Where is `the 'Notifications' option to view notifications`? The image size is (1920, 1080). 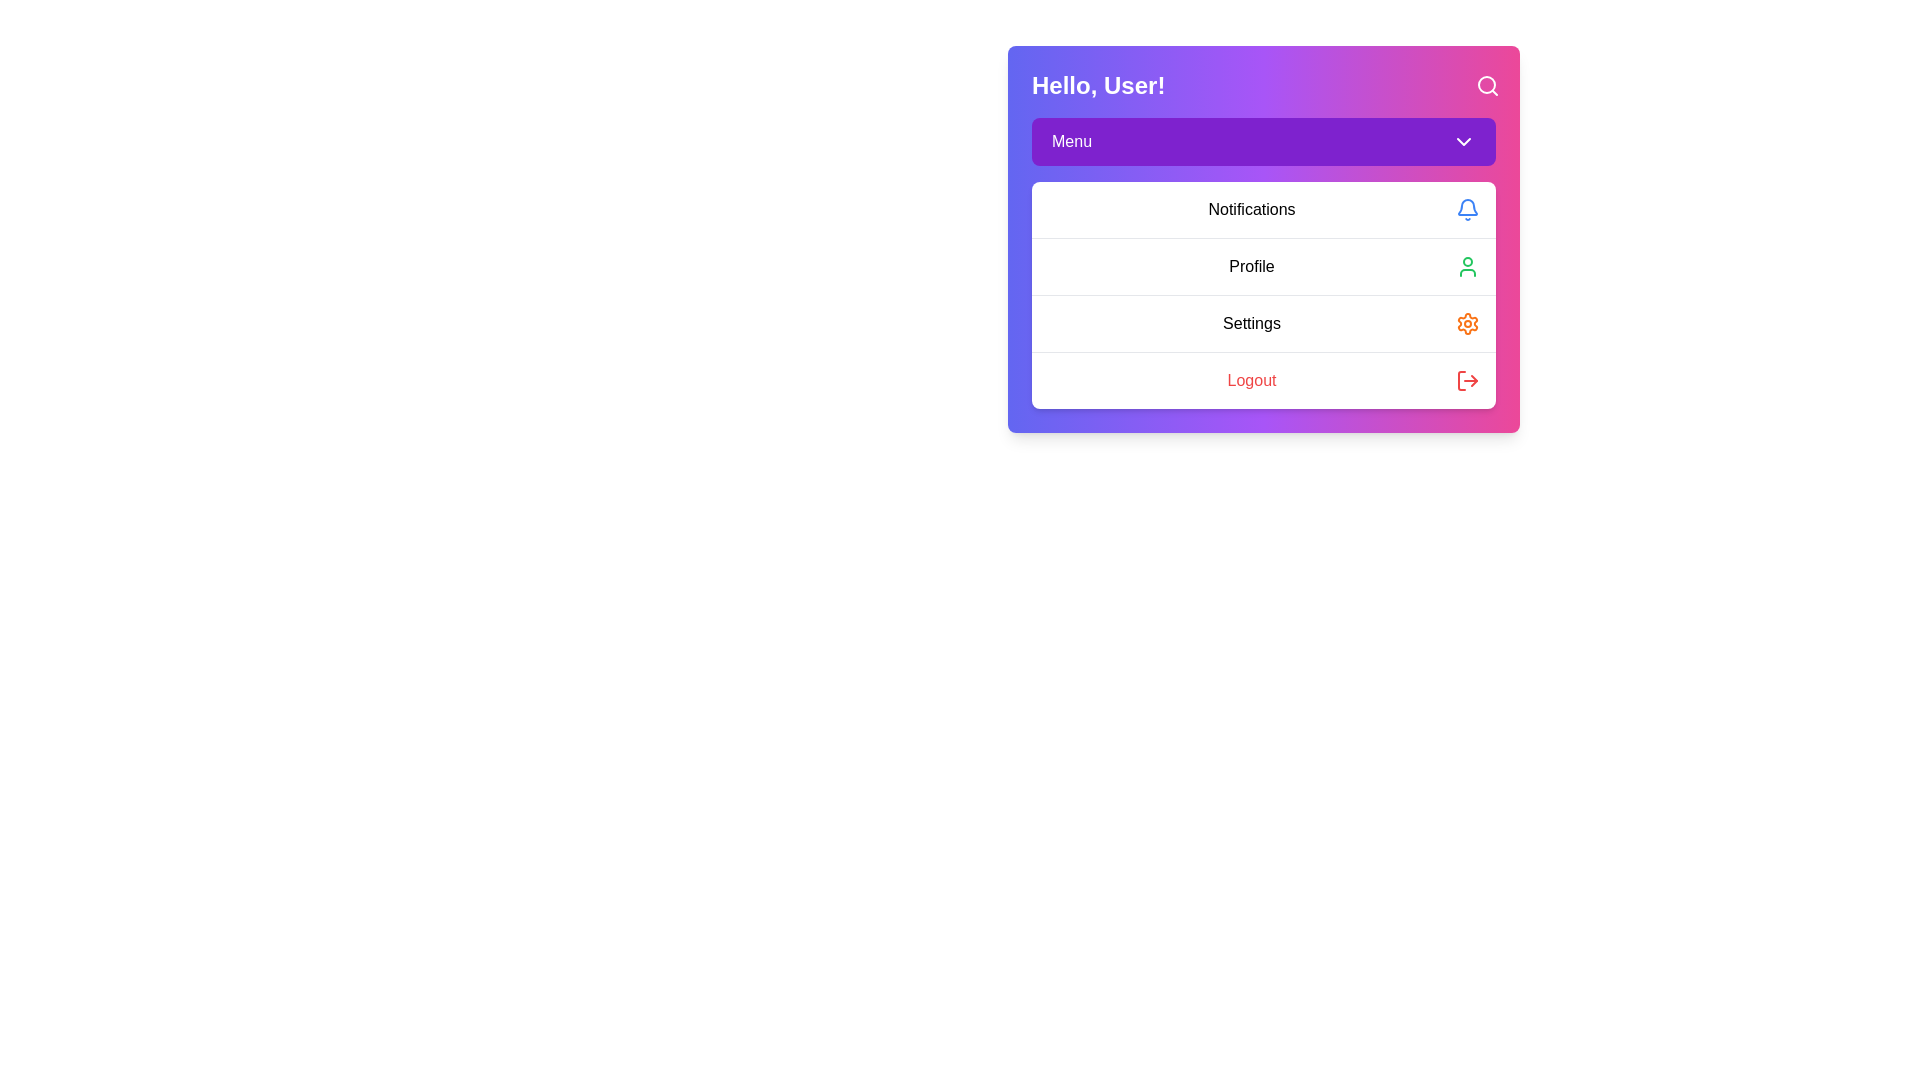 the 'Notifications' option to view notifications is located at coordinates (1262, 209).